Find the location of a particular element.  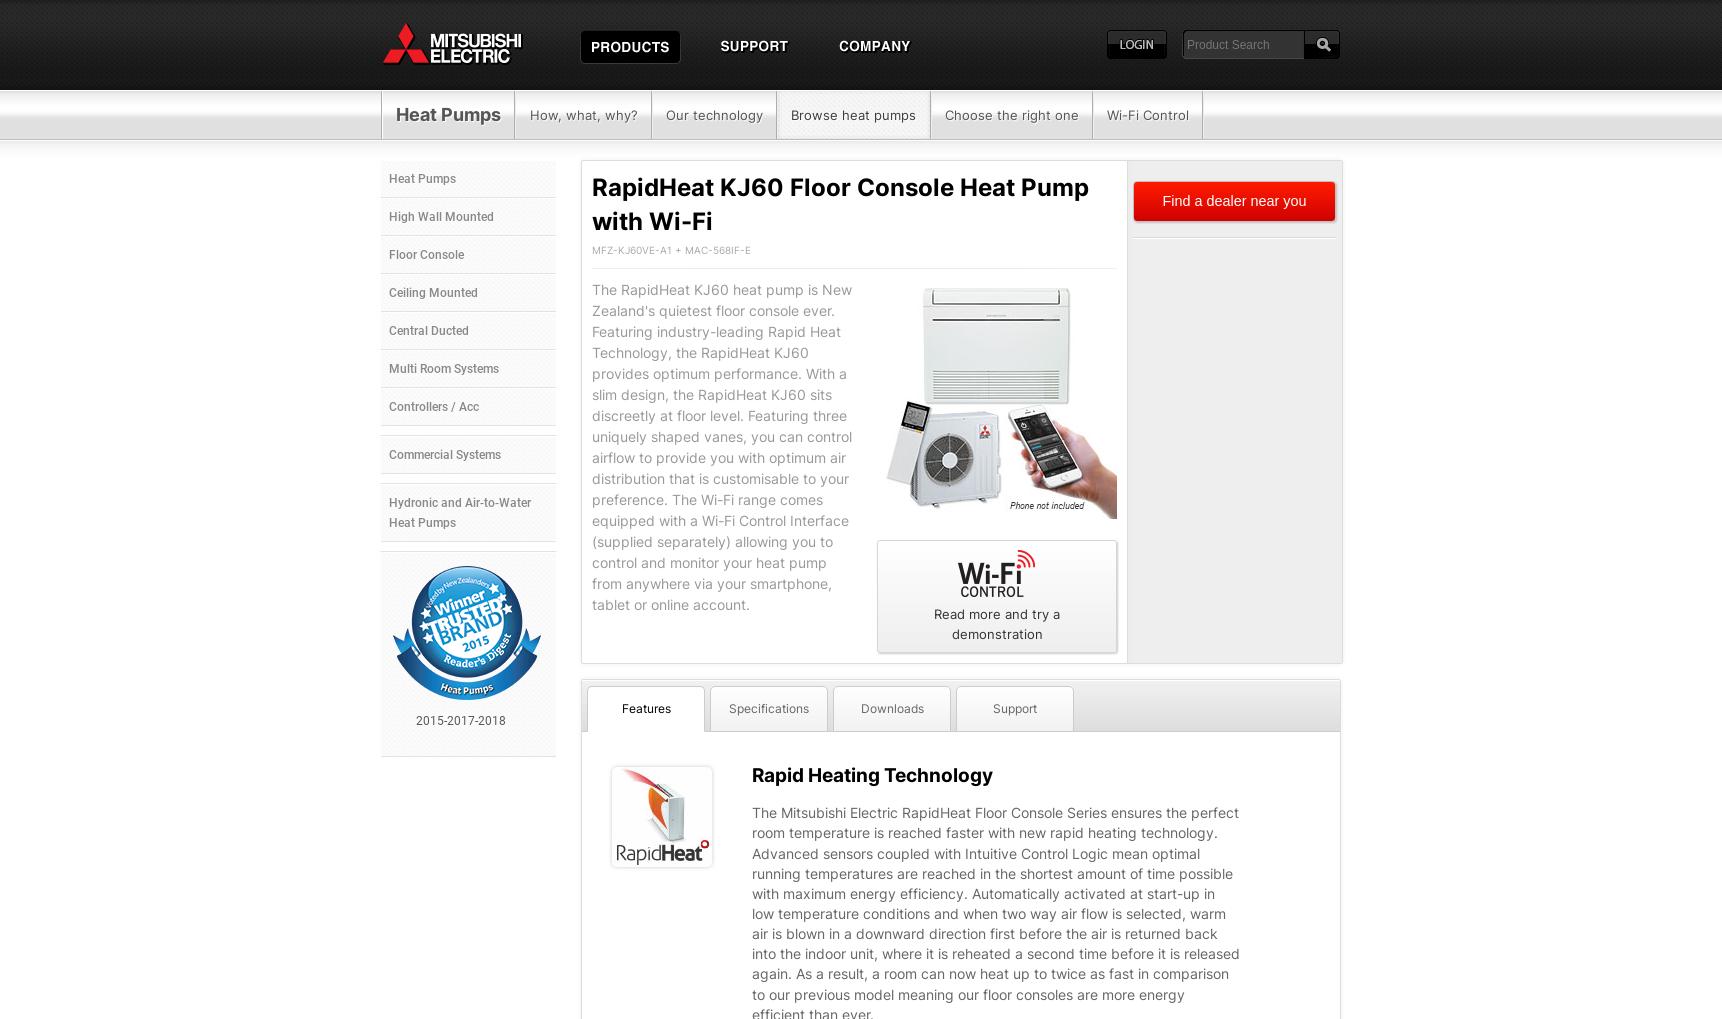

'Controllers / Acc' is located at coordinates (432, 405).